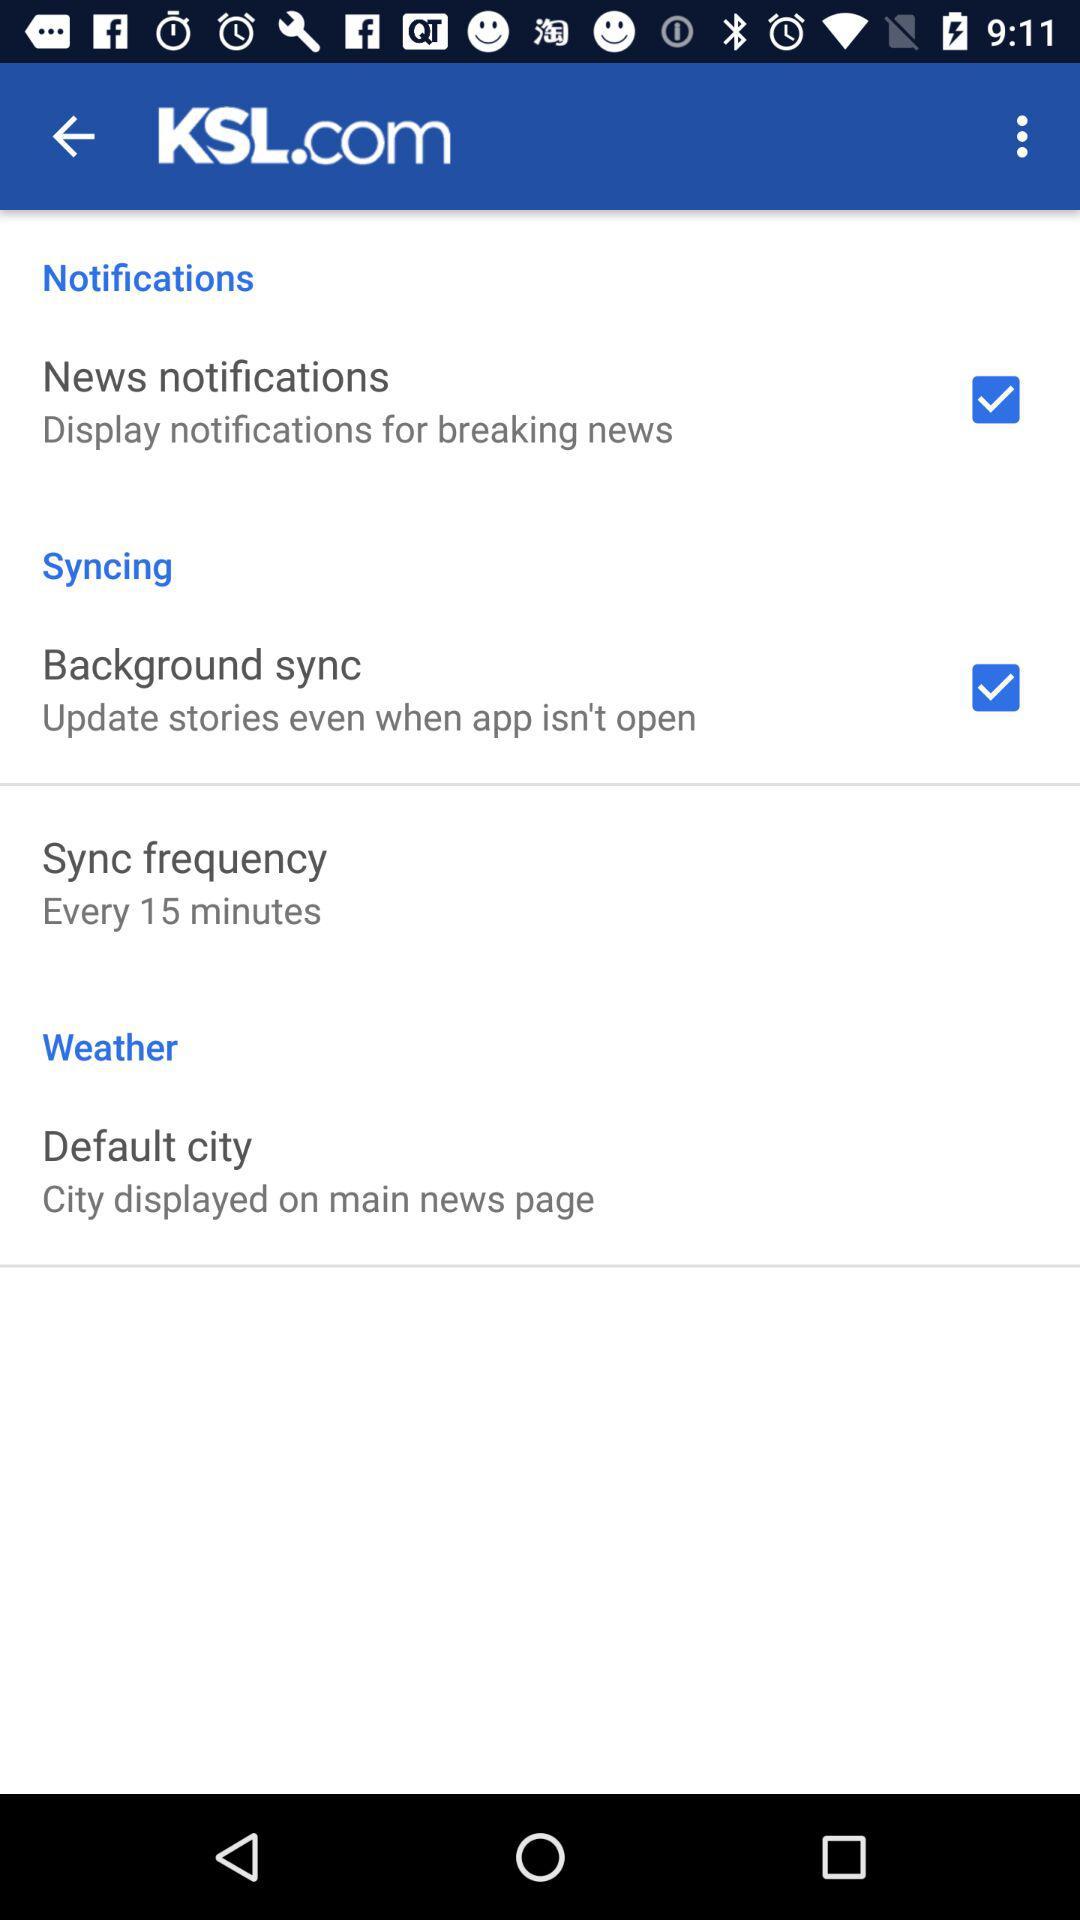 The width and height of the screenshot is (1080, 1920). What do you see at coordinates (540, 543) in the screenshot?
I see `icon above background sync item` at bounding box center [540, 543].